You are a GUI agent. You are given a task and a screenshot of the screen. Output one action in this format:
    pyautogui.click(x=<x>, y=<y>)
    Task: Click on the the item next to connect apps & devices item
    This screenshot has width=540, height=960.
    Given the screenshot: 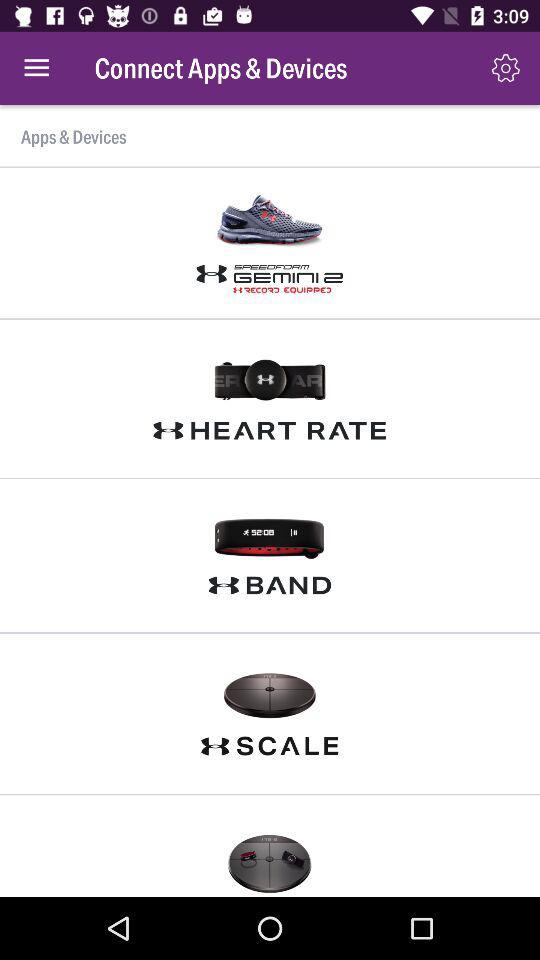 What is the action you would take?
    pyautogui.click(x=36, y=68)
    